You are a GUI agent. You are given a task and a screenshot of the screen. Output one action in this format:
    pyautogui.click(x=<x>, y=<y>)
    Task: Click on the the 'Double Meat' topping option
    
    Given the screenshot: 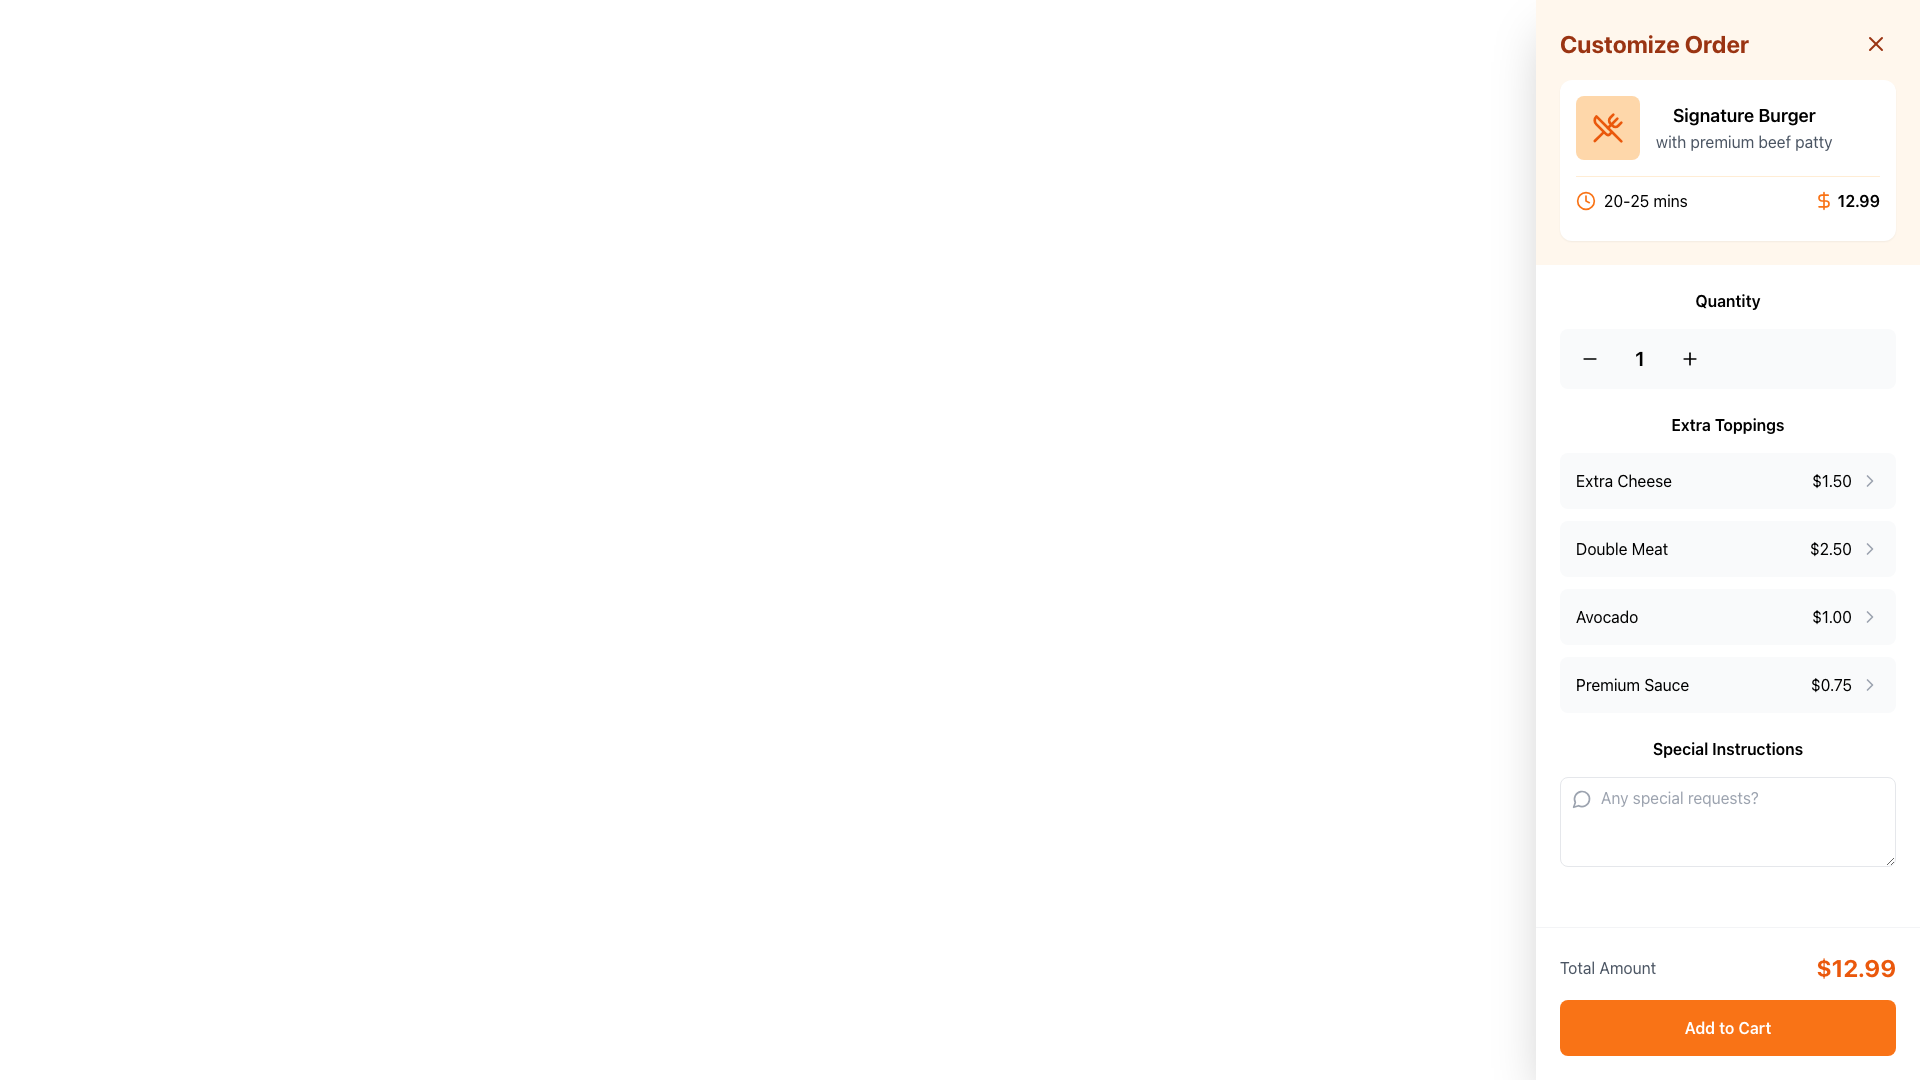 What is the action you would take?
    pyautogui.click(x=1727, y=563)
    